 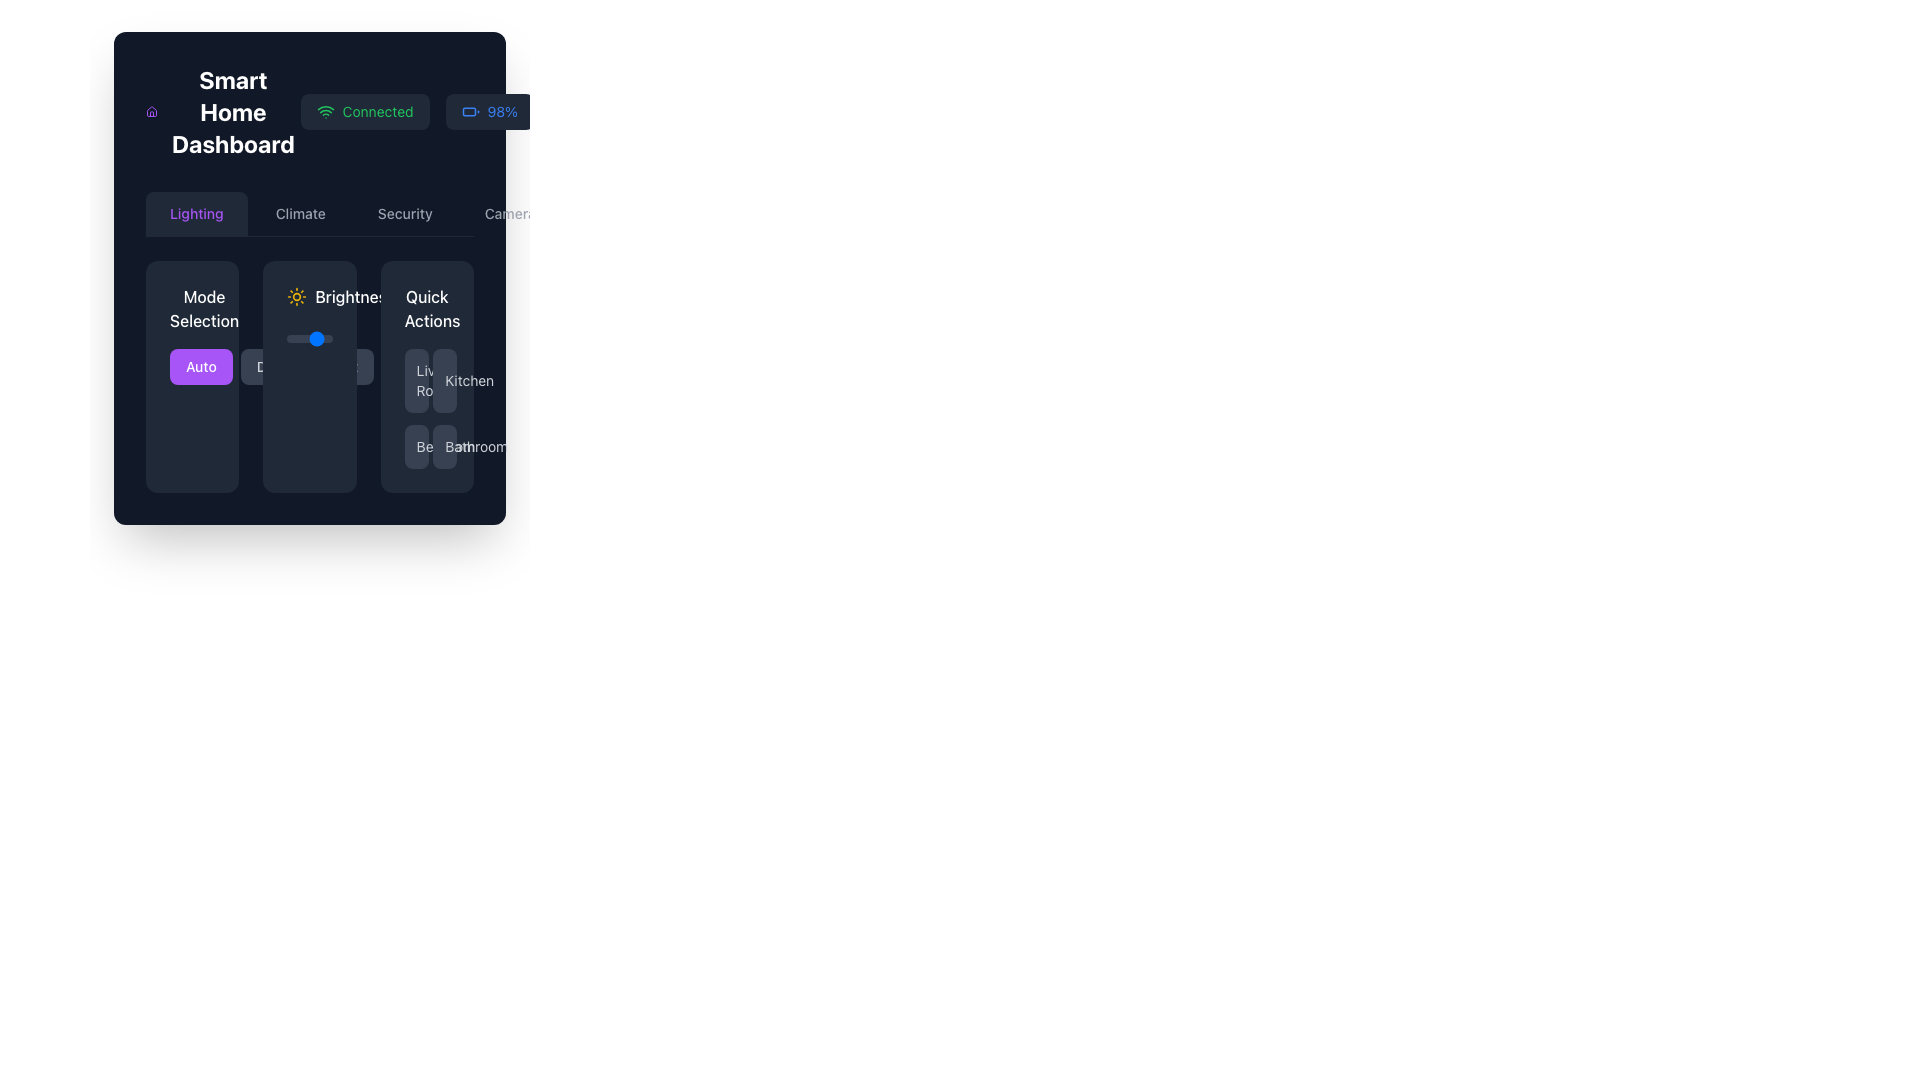 What do you see at coordinates (404, 213) in the screenshot?
I see `the 'Security' navigation button, which is the third button from the left in a horizontal navigation bar, to observe the style change` at bounding box center [404, 213].